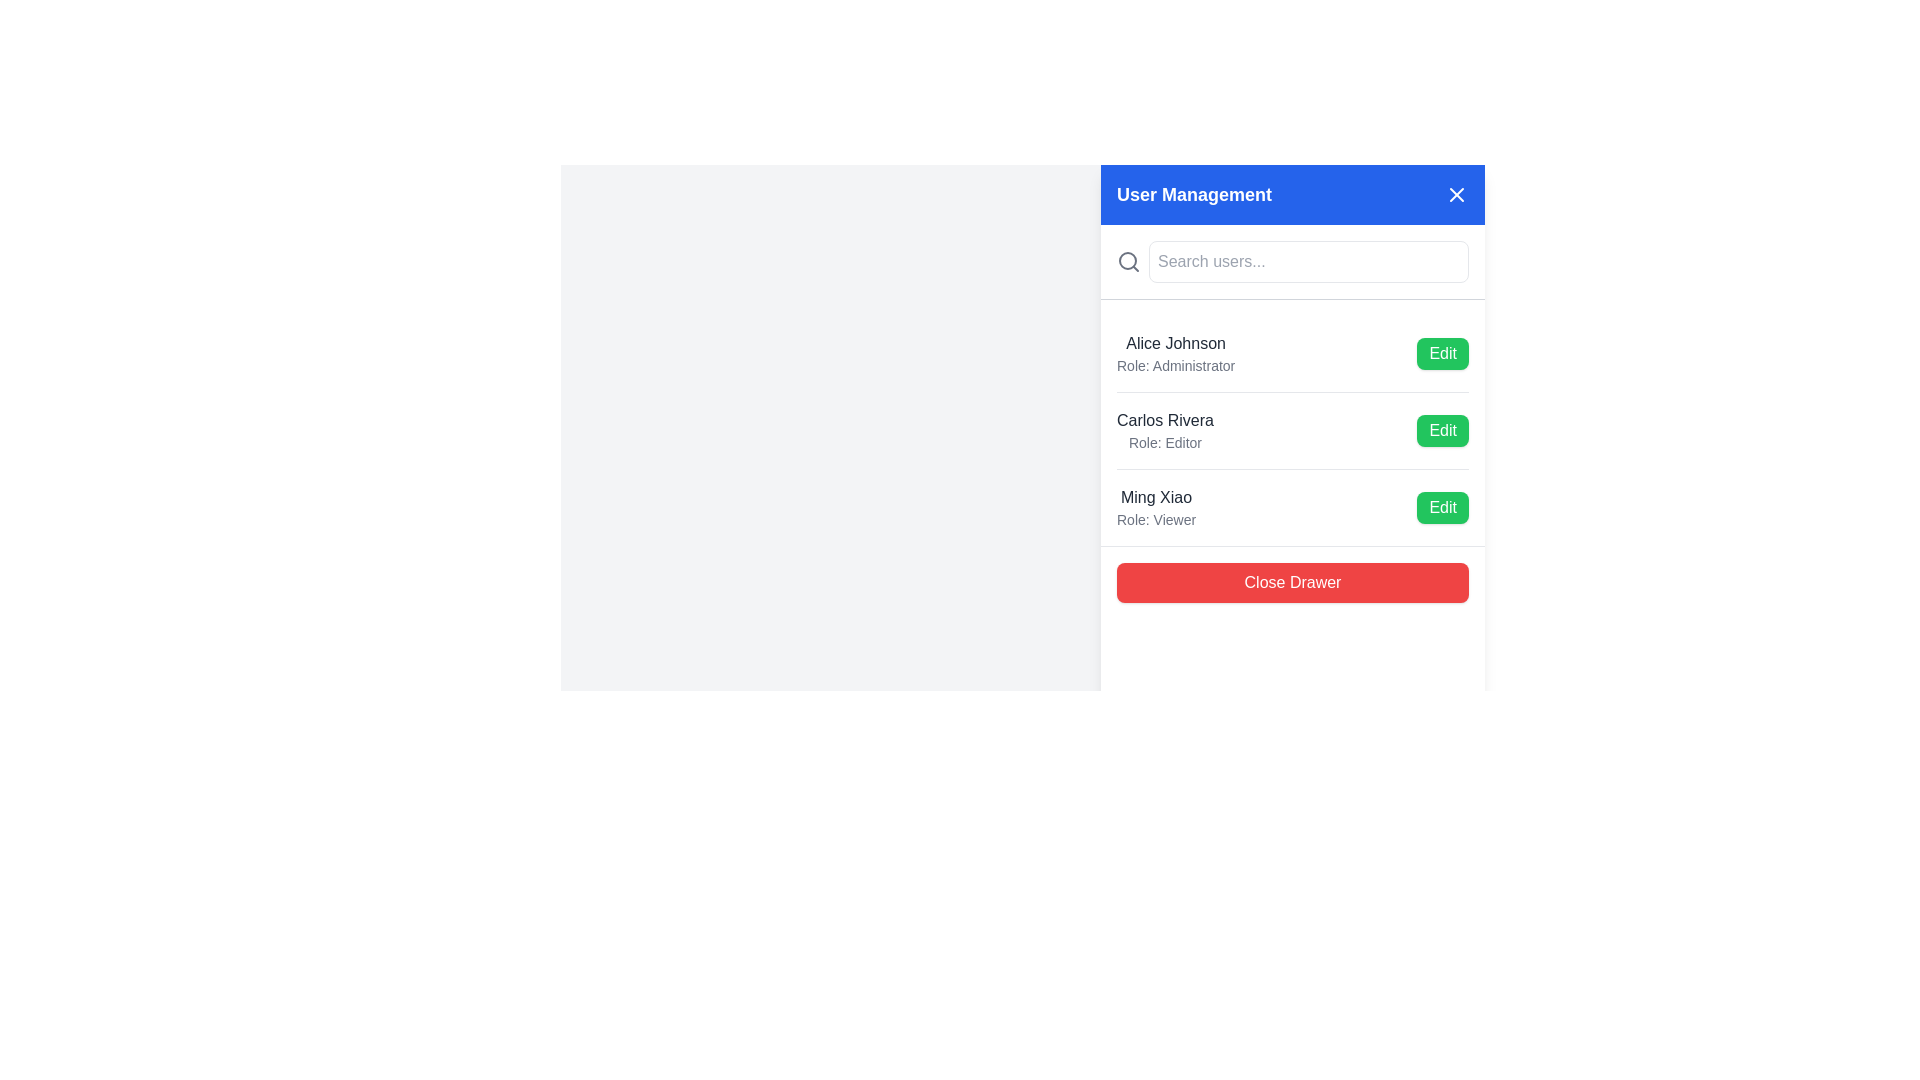 The height and width of the screenshot is (1080, 1920). I want to click on the text block displaying user identification, which is located under 'Alice Johnson' and above 'Ming Xiao', so click(1165, 430).